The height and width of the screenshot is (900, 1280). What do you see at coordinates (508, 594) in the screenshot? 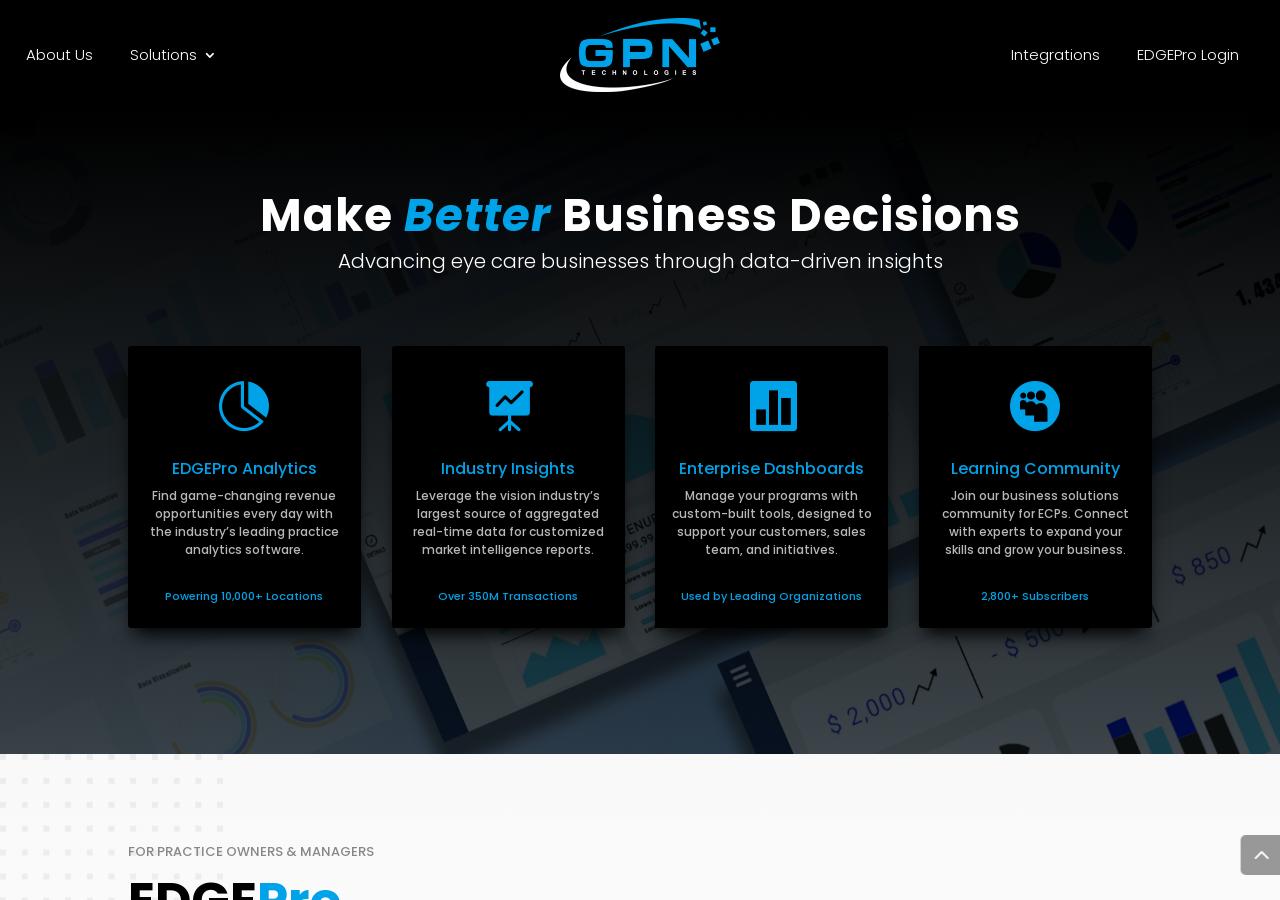
I see `'Over 350M Transactions'` at bounding box center [508, 594].